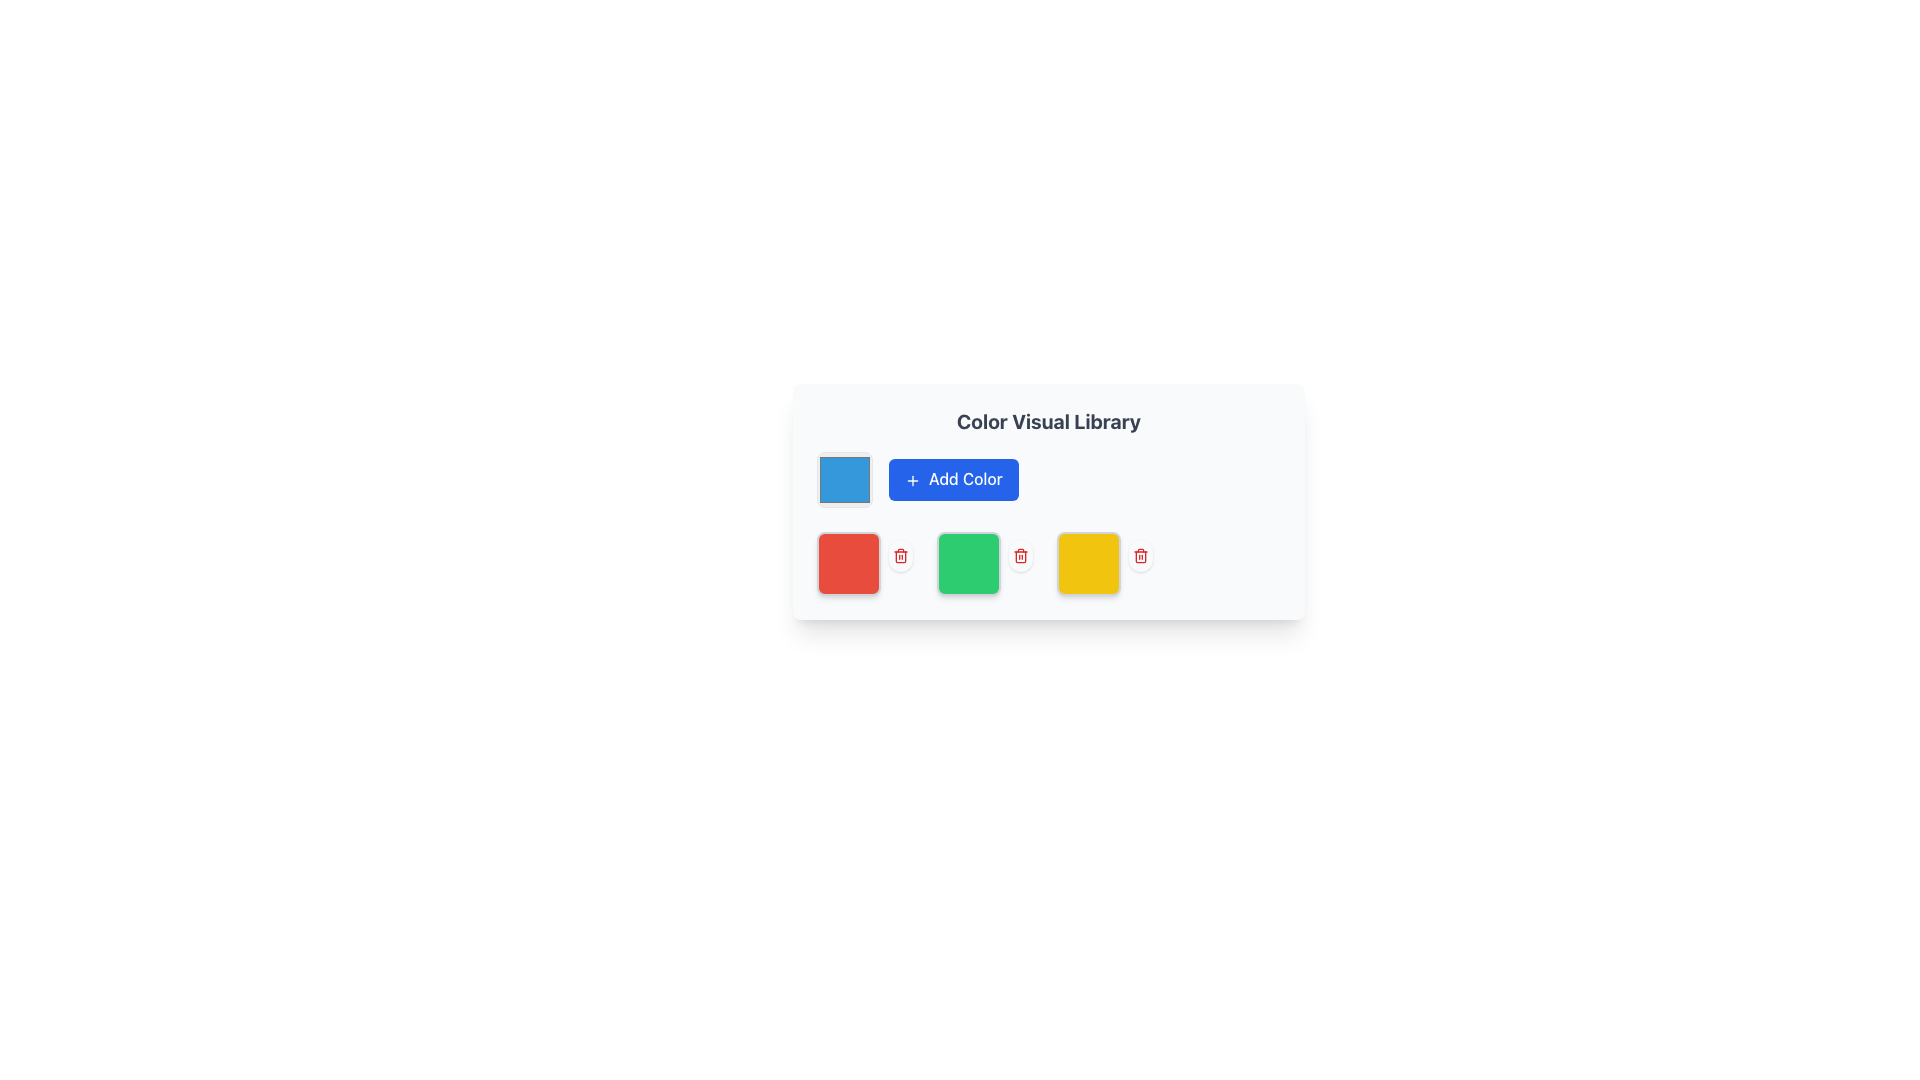 The width and height of the screenshot is (1920, 1080). I want to click on the green color swatch in the Color Visual Library, which is the third box from the left in the second row, so click(969, 563).